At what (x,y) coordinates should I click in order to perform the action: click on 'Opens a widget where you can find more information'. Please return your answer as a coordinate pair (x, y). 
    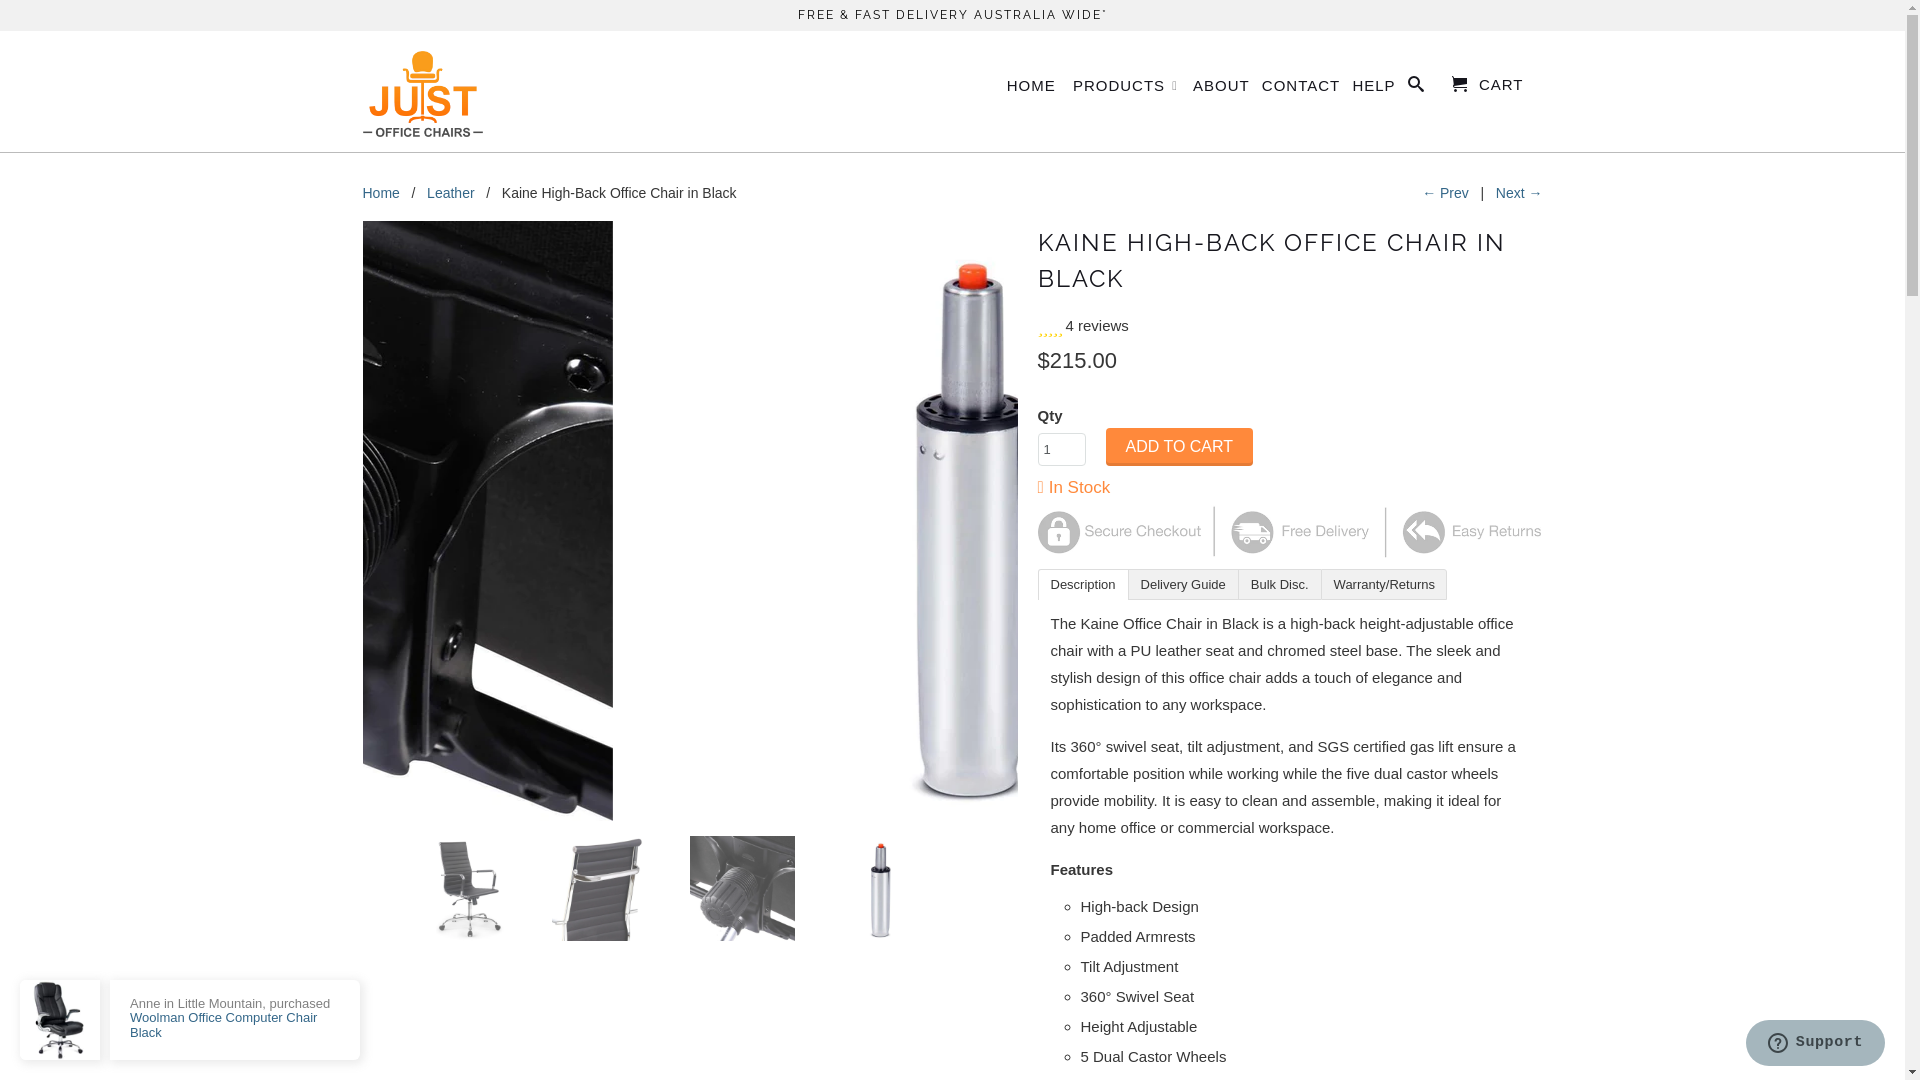
    Looking at the image, I should click on (1744, 1044).